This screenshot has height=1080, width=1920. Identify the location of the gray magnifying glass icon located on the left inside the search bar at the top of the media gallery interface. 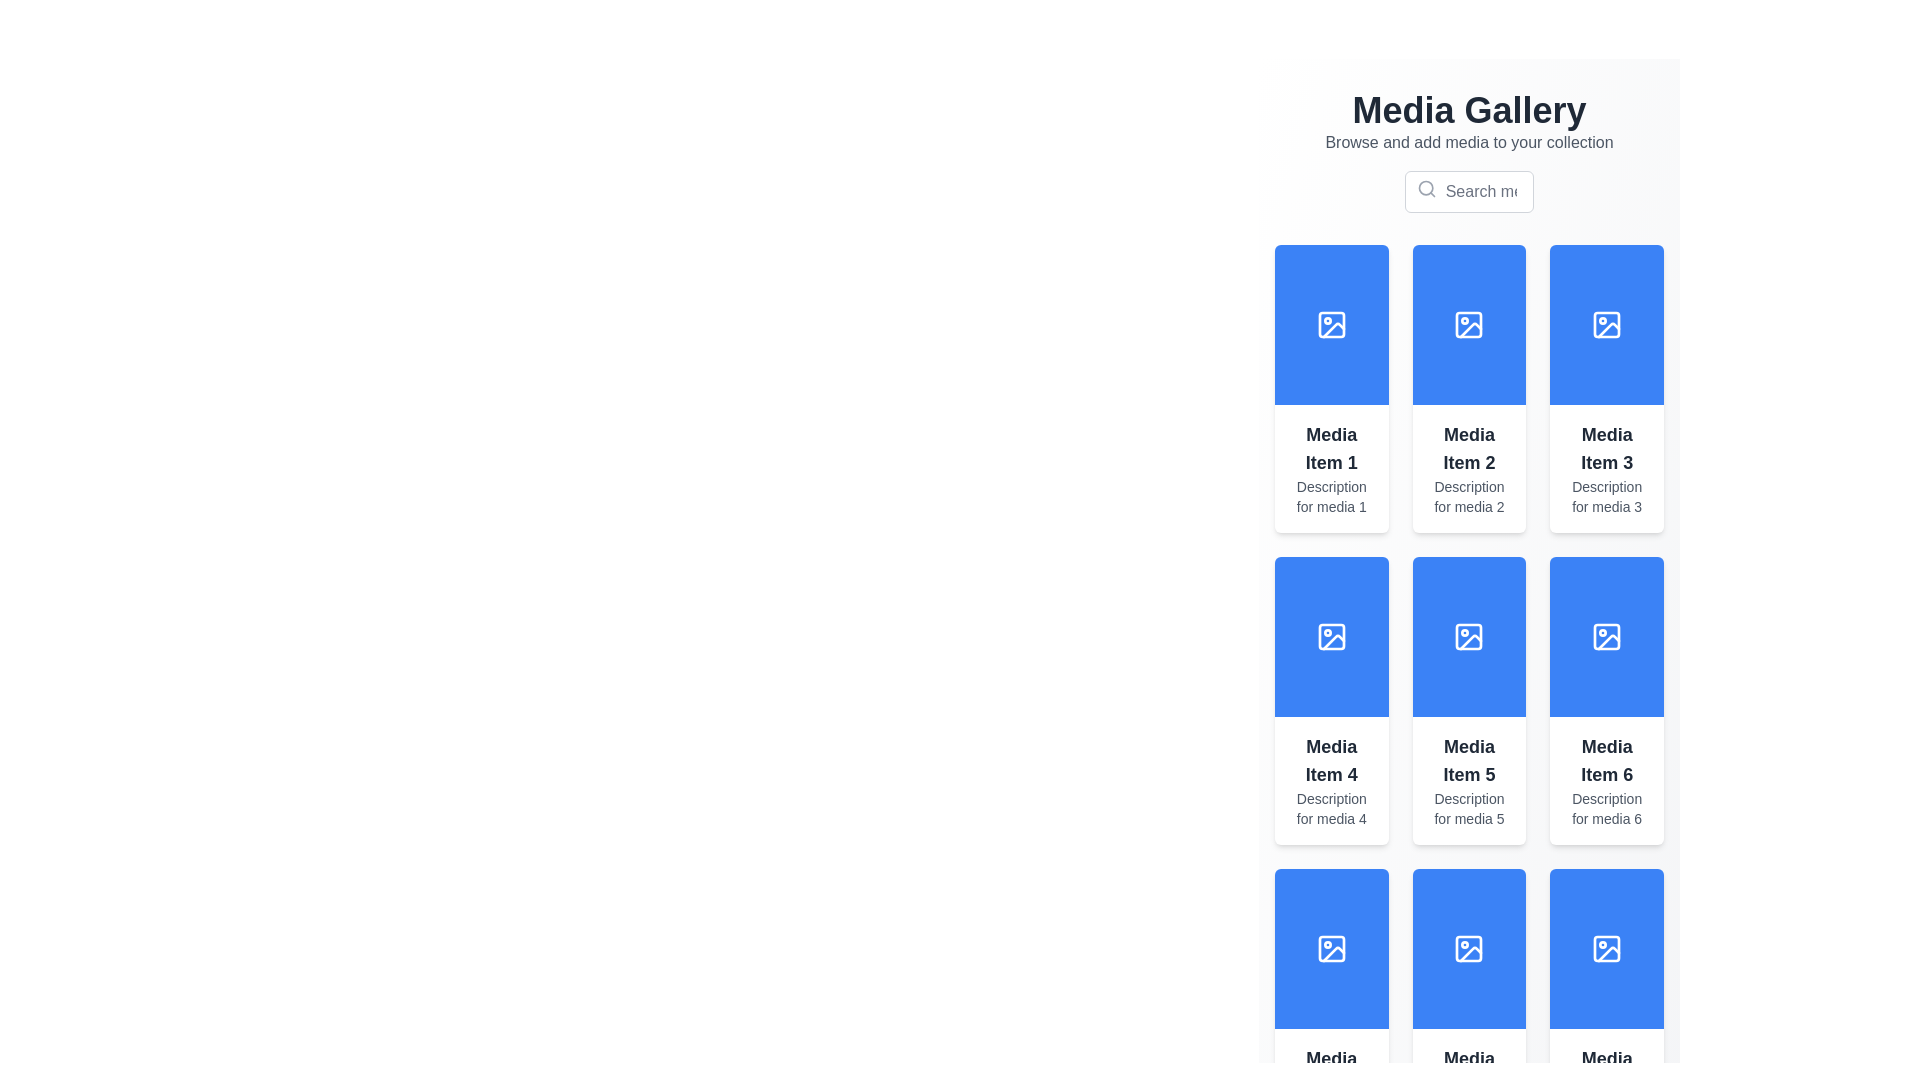
(1425, 189).